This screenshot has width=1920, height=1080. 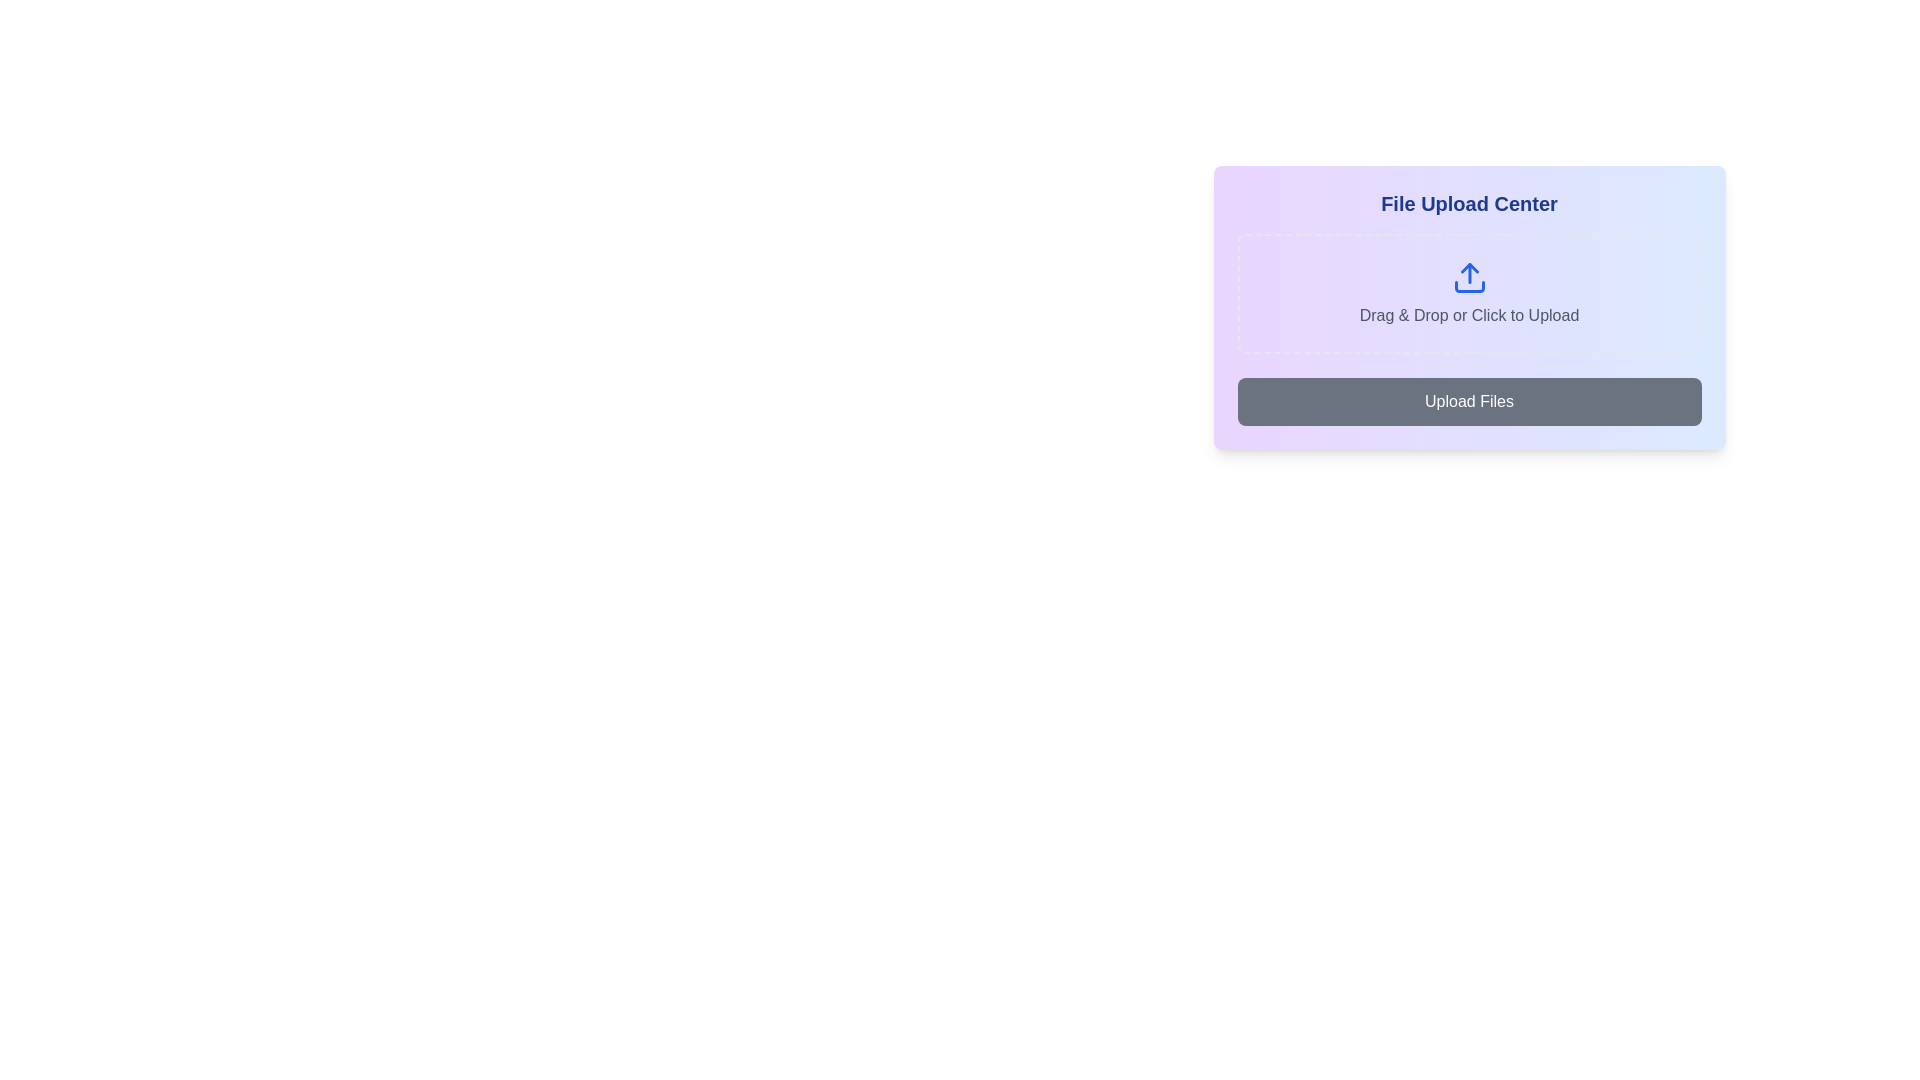 I want to click on instruction text label located in the 'File Upload Center' section, which guides users to drag and drop files or click to upload, so click(x=1469, y=315).